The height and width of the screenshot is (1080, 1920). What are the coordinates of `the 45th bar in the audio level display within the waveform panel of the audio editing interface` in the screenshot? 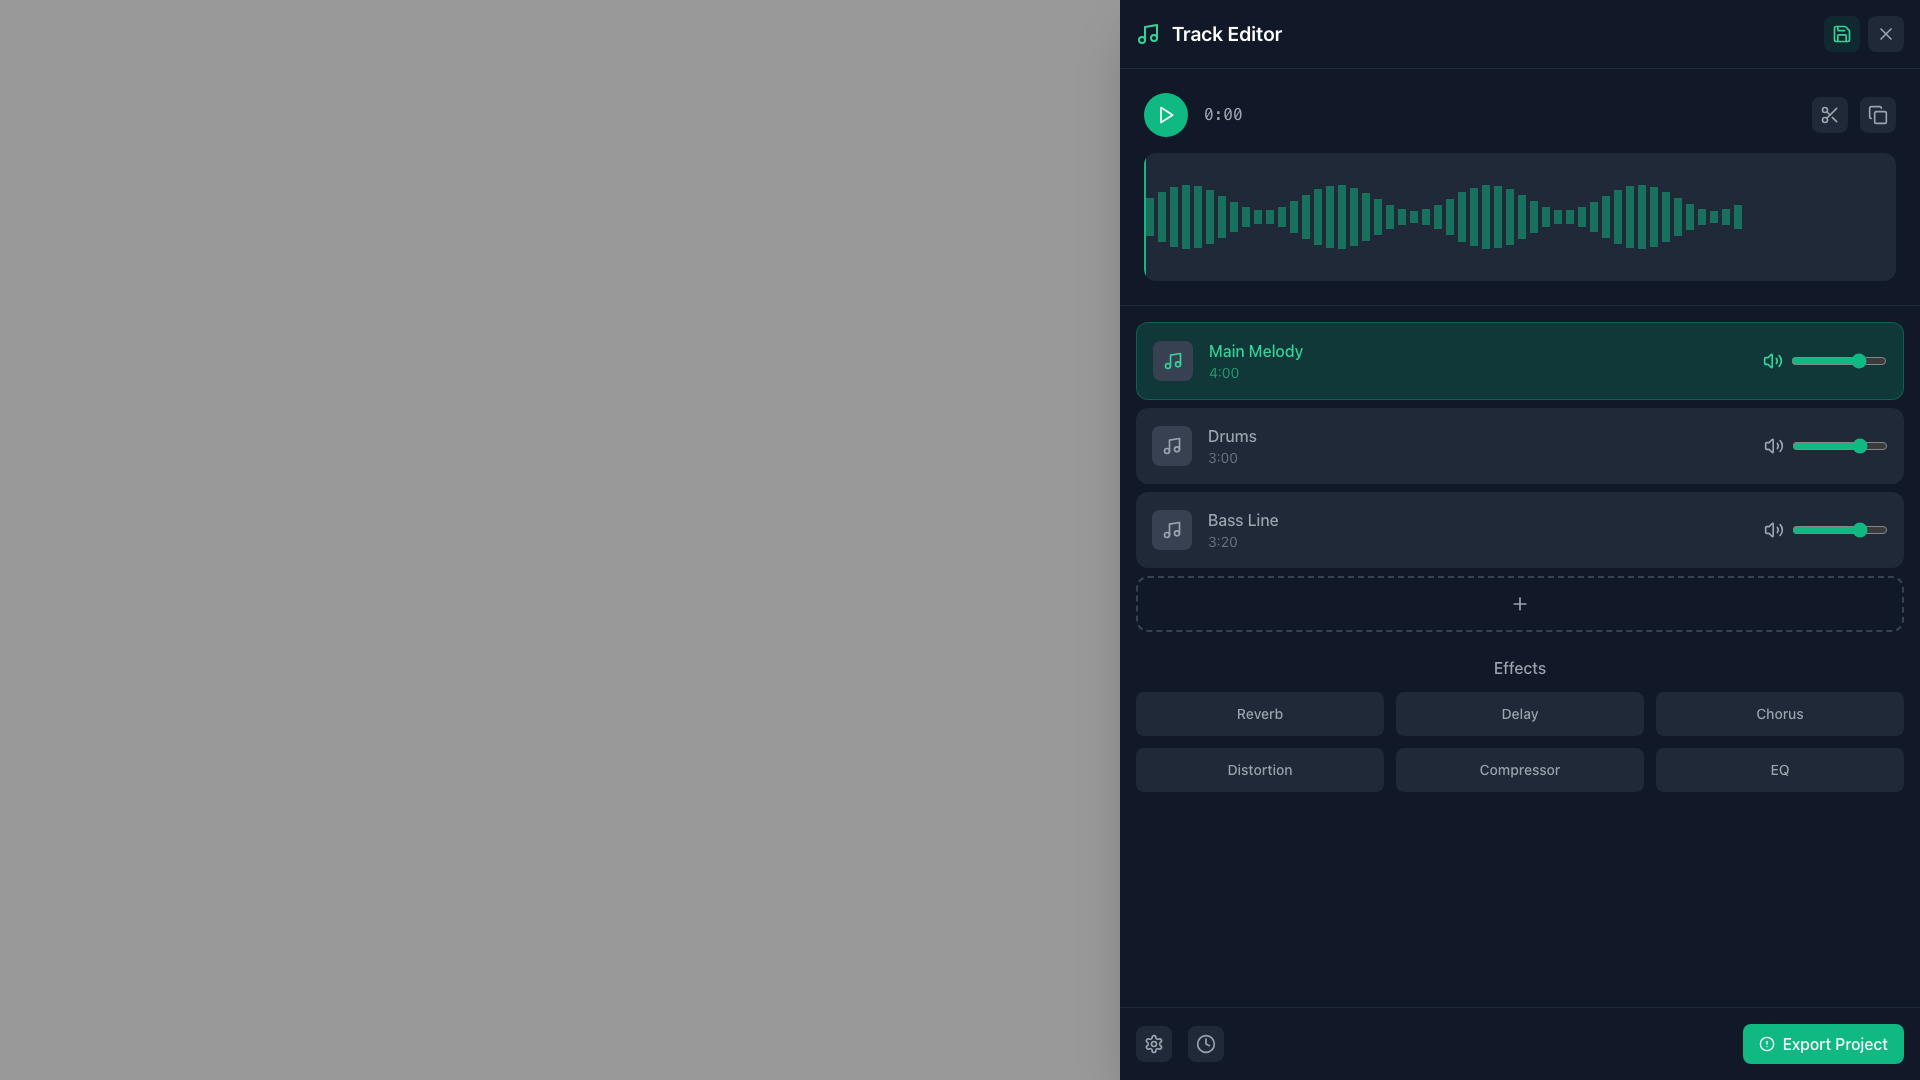 It's located at (1568, 216).